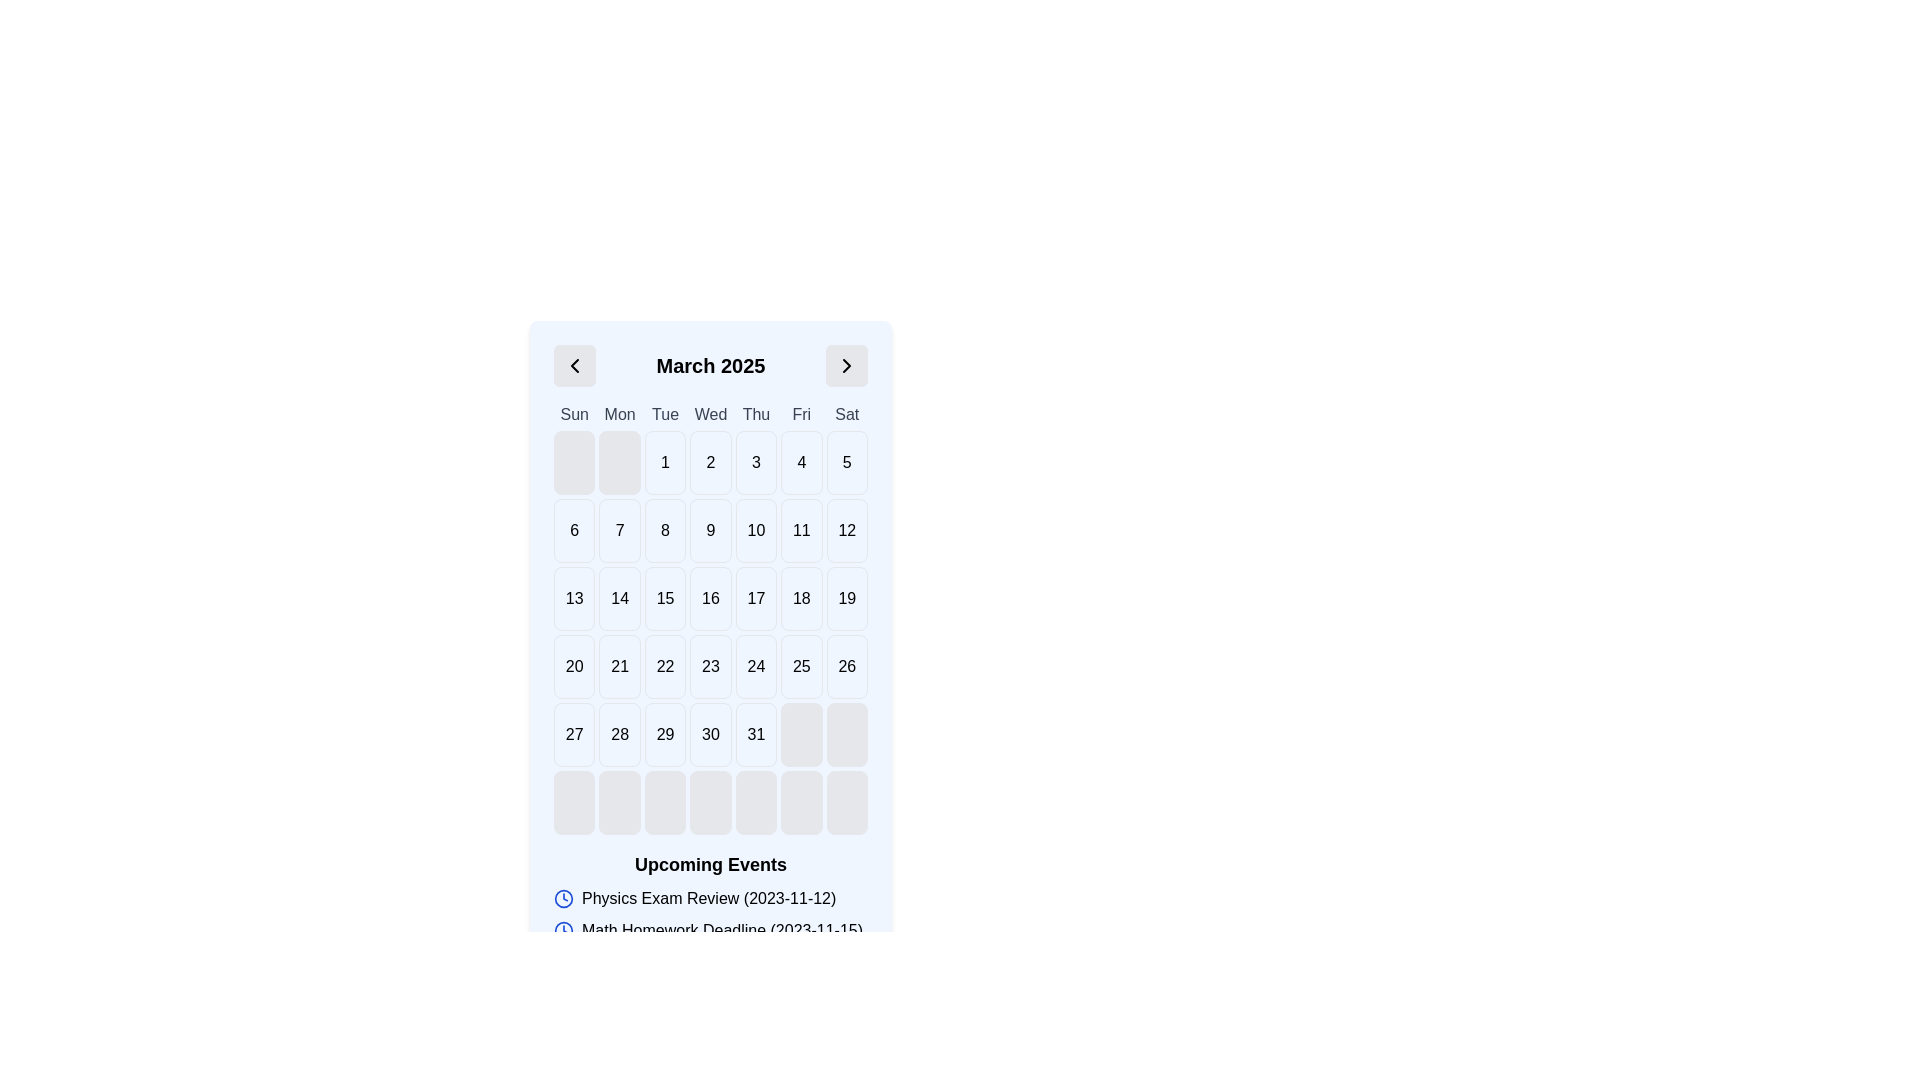 The height and width of the screenshot is (1080, 1920). Describe the element at coordinates (846, 366) in the screenshot. I see `the rightmost navigation button` at that location.